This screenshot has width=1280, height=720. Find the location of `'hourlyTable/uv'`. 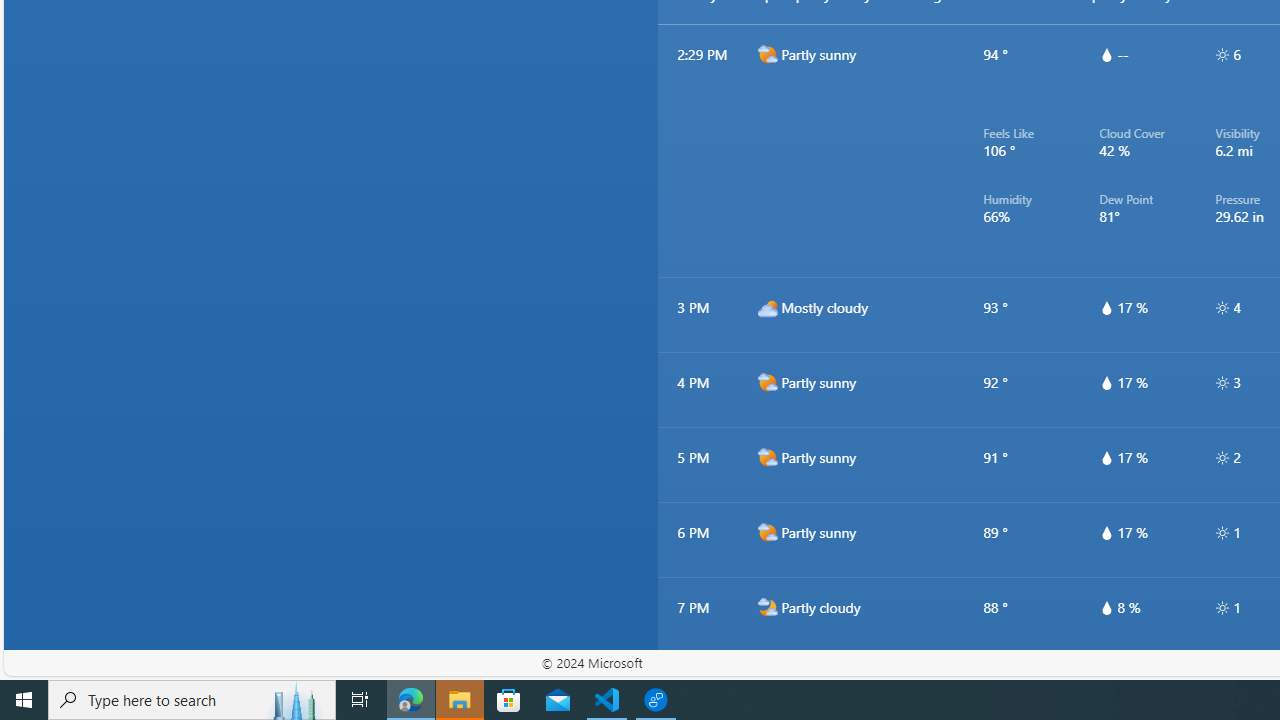

'hourlyTable/uv' is located at coordinates (1221, 607).